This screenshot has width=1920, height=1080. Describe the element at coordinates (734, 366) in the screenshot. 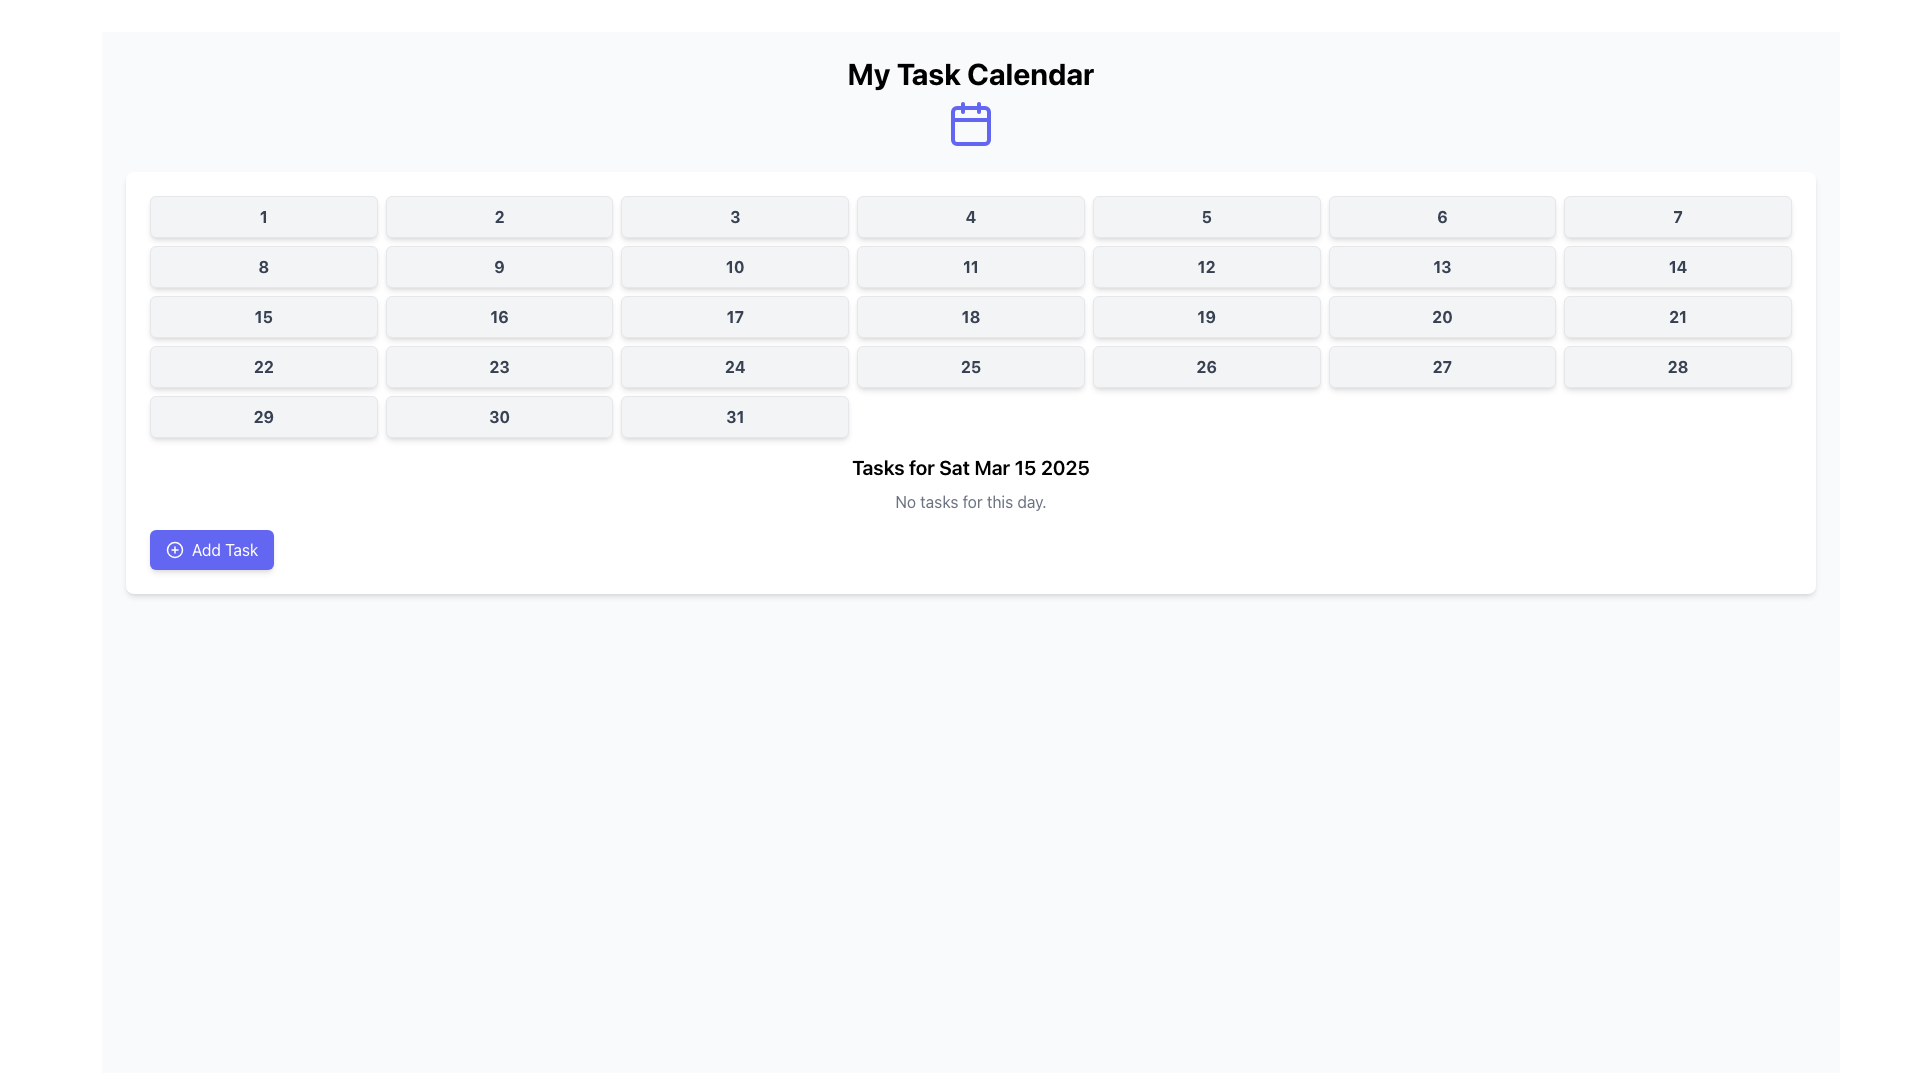

I see `the rectangular button with the bold text '24', which is located in the fourth row and fourth column of a grid layout` at that location.